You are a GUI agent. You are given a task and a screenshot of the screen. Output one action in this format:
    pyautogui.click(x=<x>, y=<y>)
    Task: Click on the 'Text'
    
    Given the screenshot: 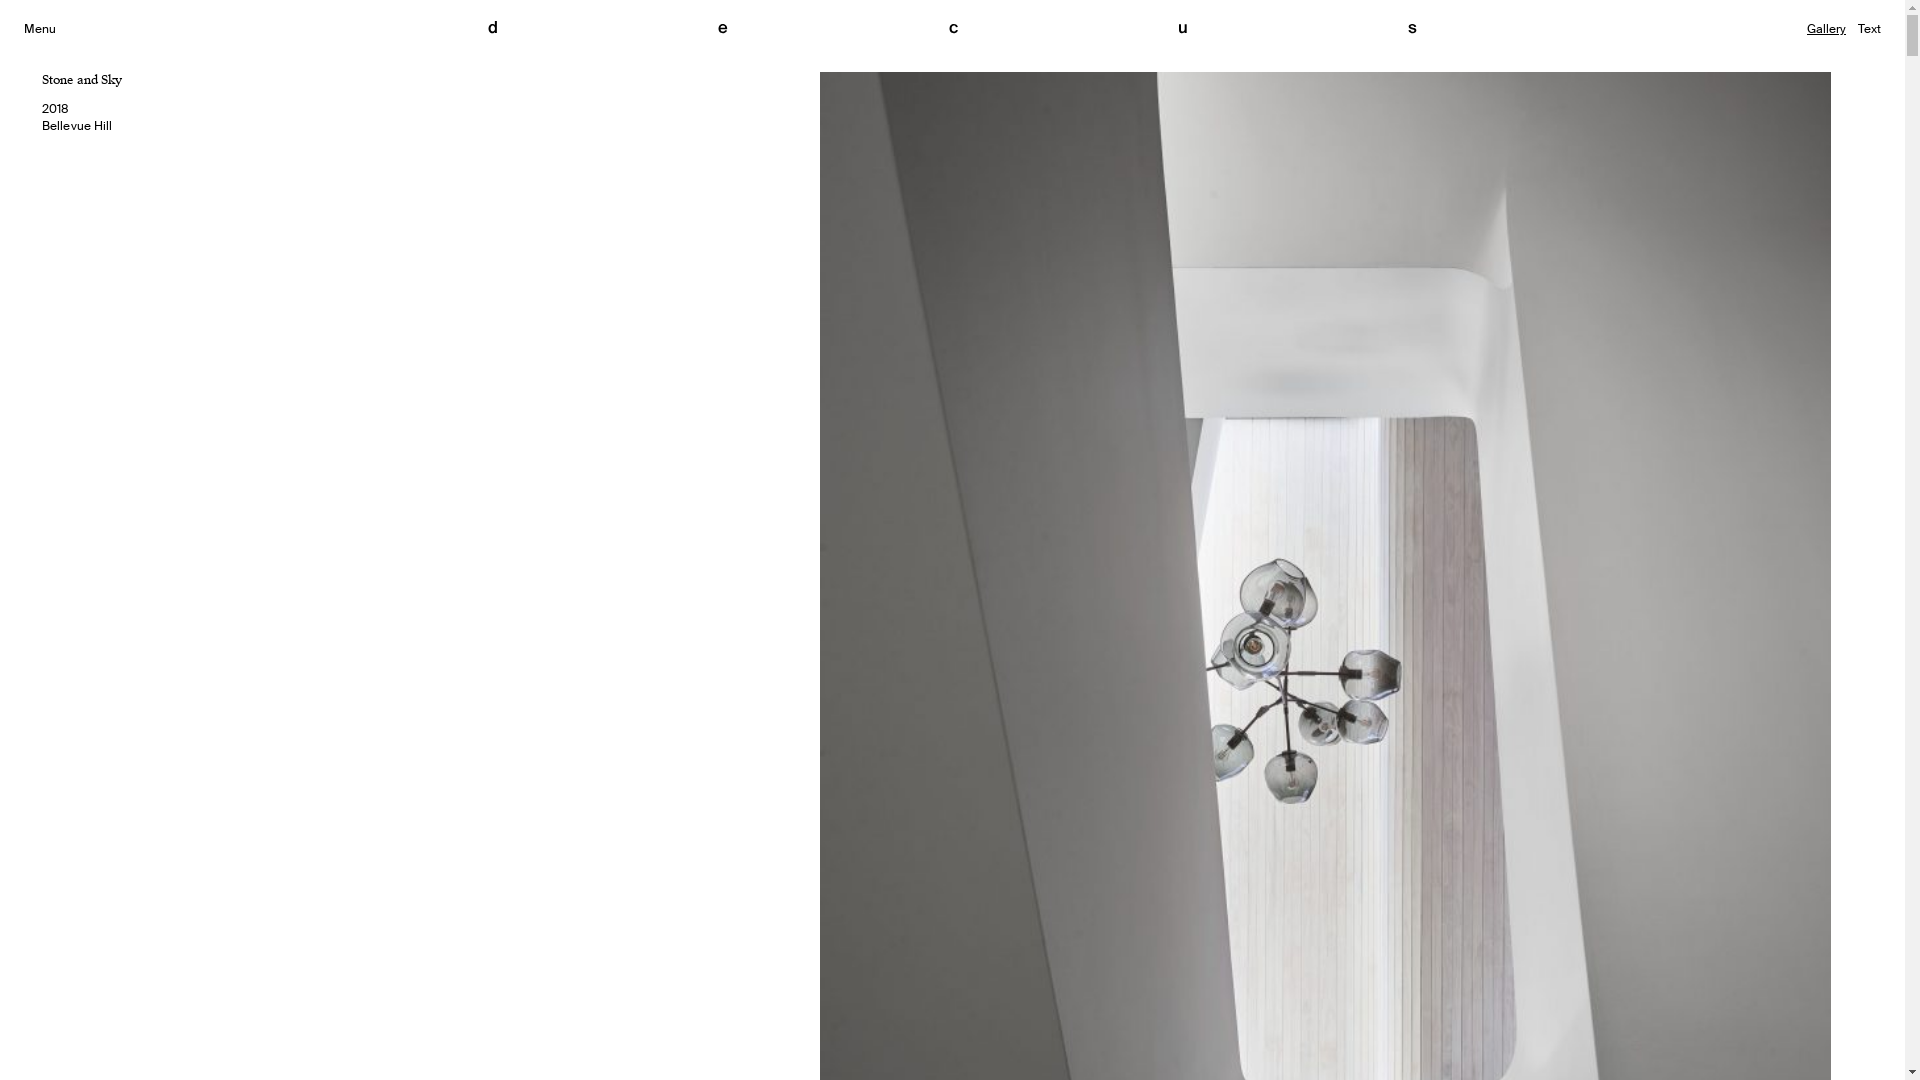 What is the action you would take?
    pyautogui.click(x=1856, y=29)
    